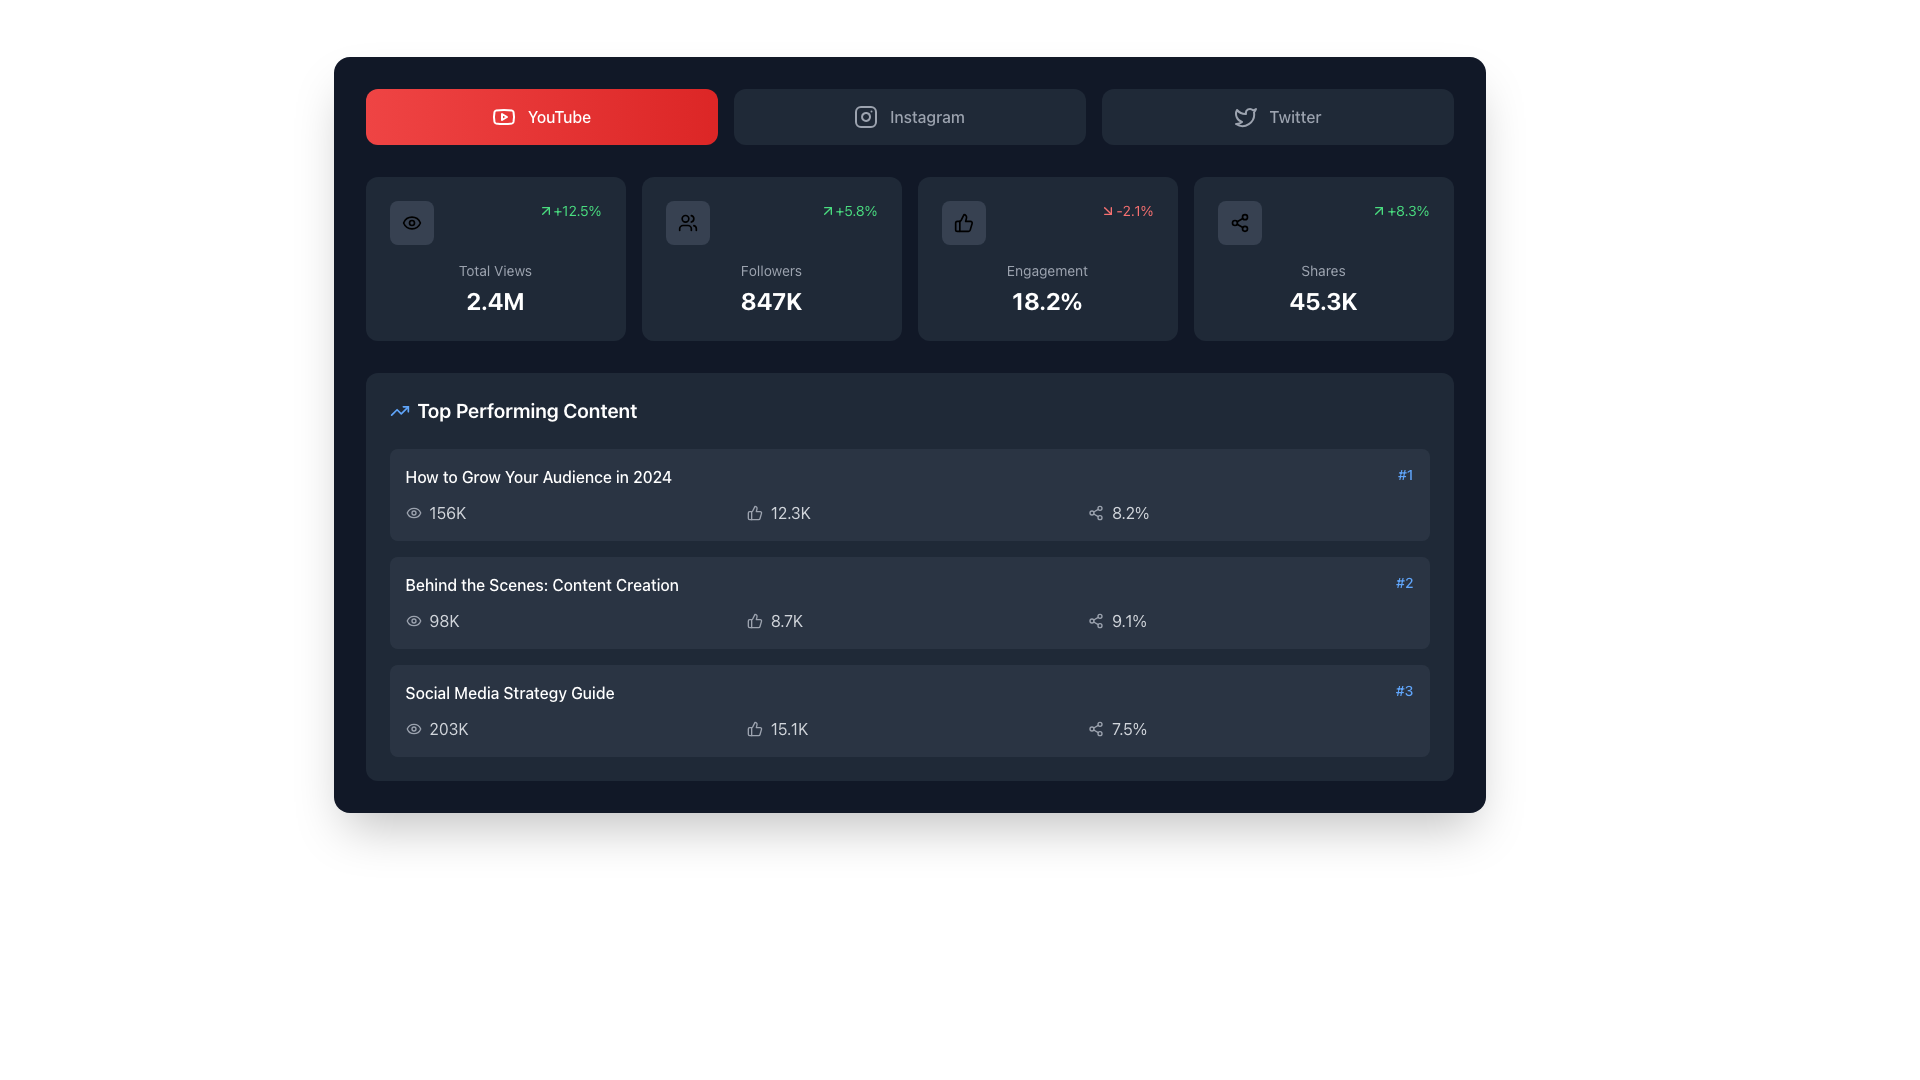 The image size is (1920, 1080). What do you see at coordinates (1276, 116) in the screenshot?
I see `the interactive button labeled 'Twitter' with a dark gray background and rounded corners` at bounding box center [1276, 116].